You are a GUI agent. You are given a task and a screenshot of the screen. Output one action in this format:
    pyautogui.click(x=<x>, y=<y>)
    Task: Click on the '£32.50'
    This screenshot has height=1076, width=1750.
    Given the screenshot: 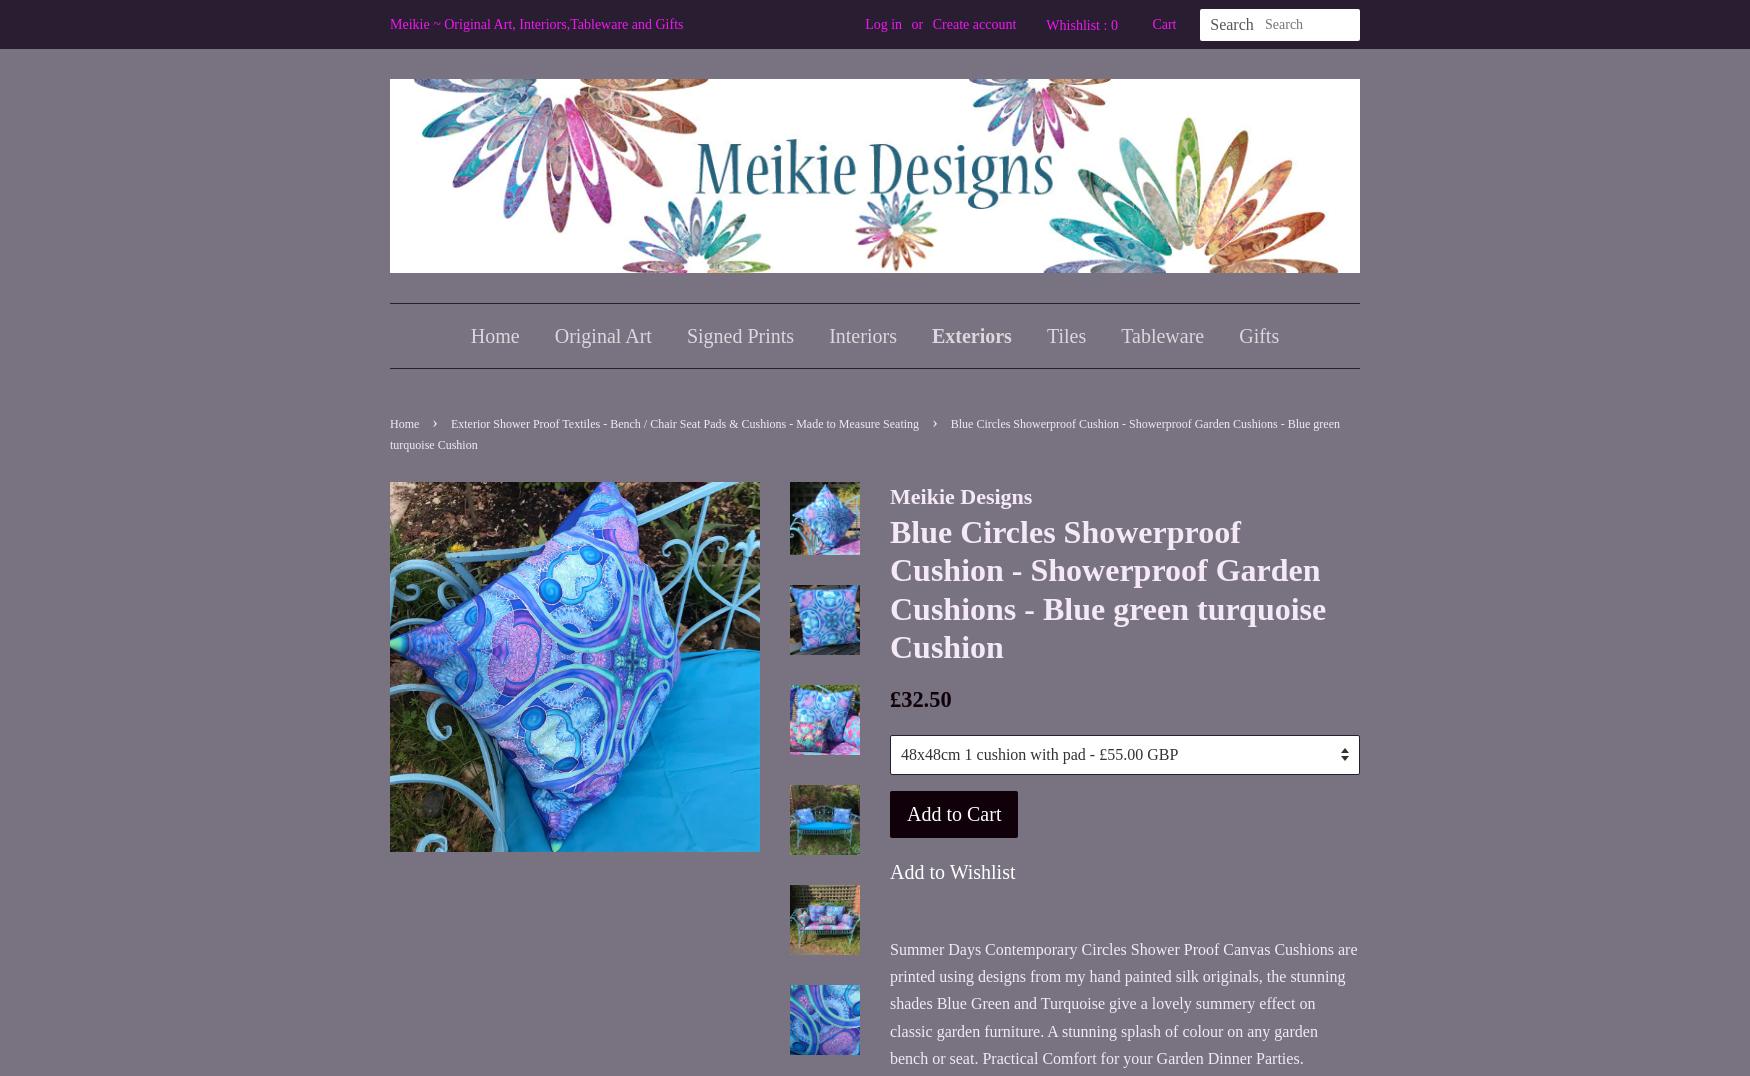 What is the action you would take?
    pyautogui.click(x=919, y=699)
    